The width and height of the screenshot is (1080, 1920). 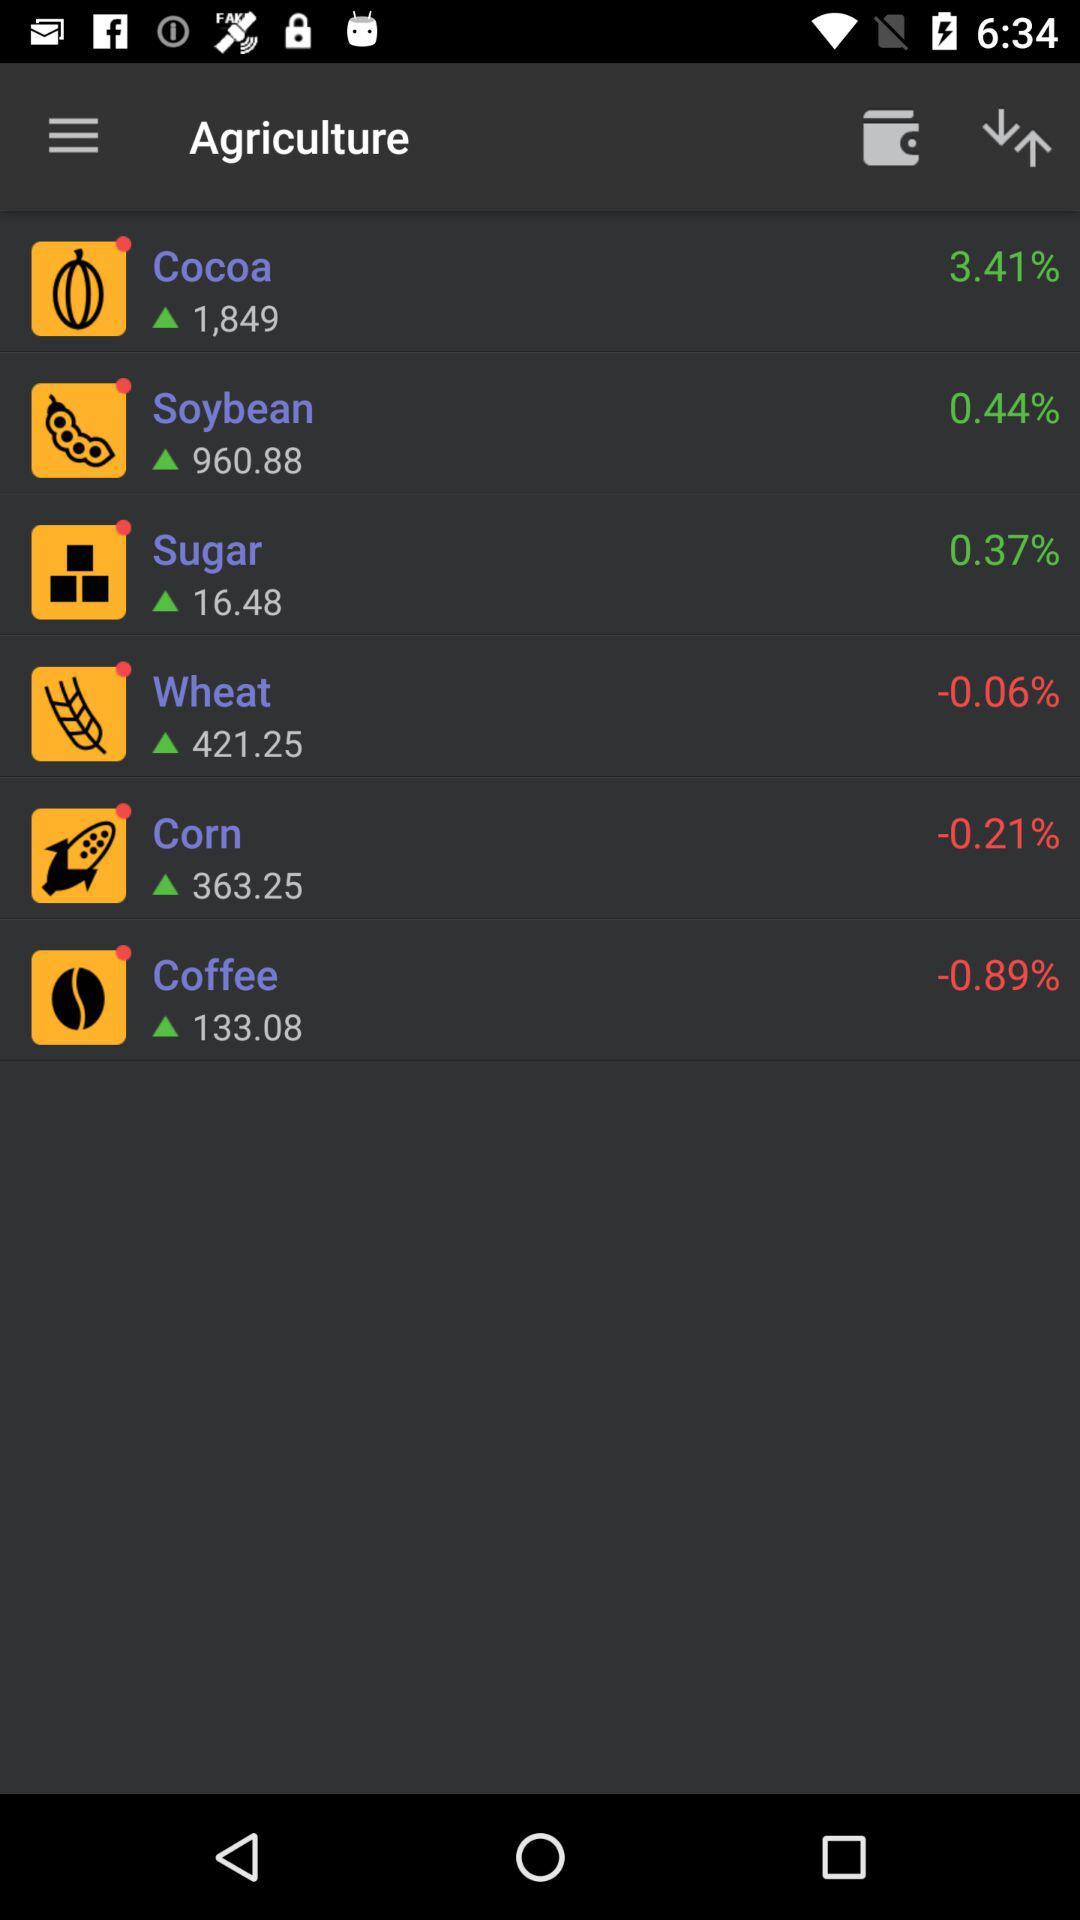 I want to click on item above 3.41% item, so click(x=890, y=135).